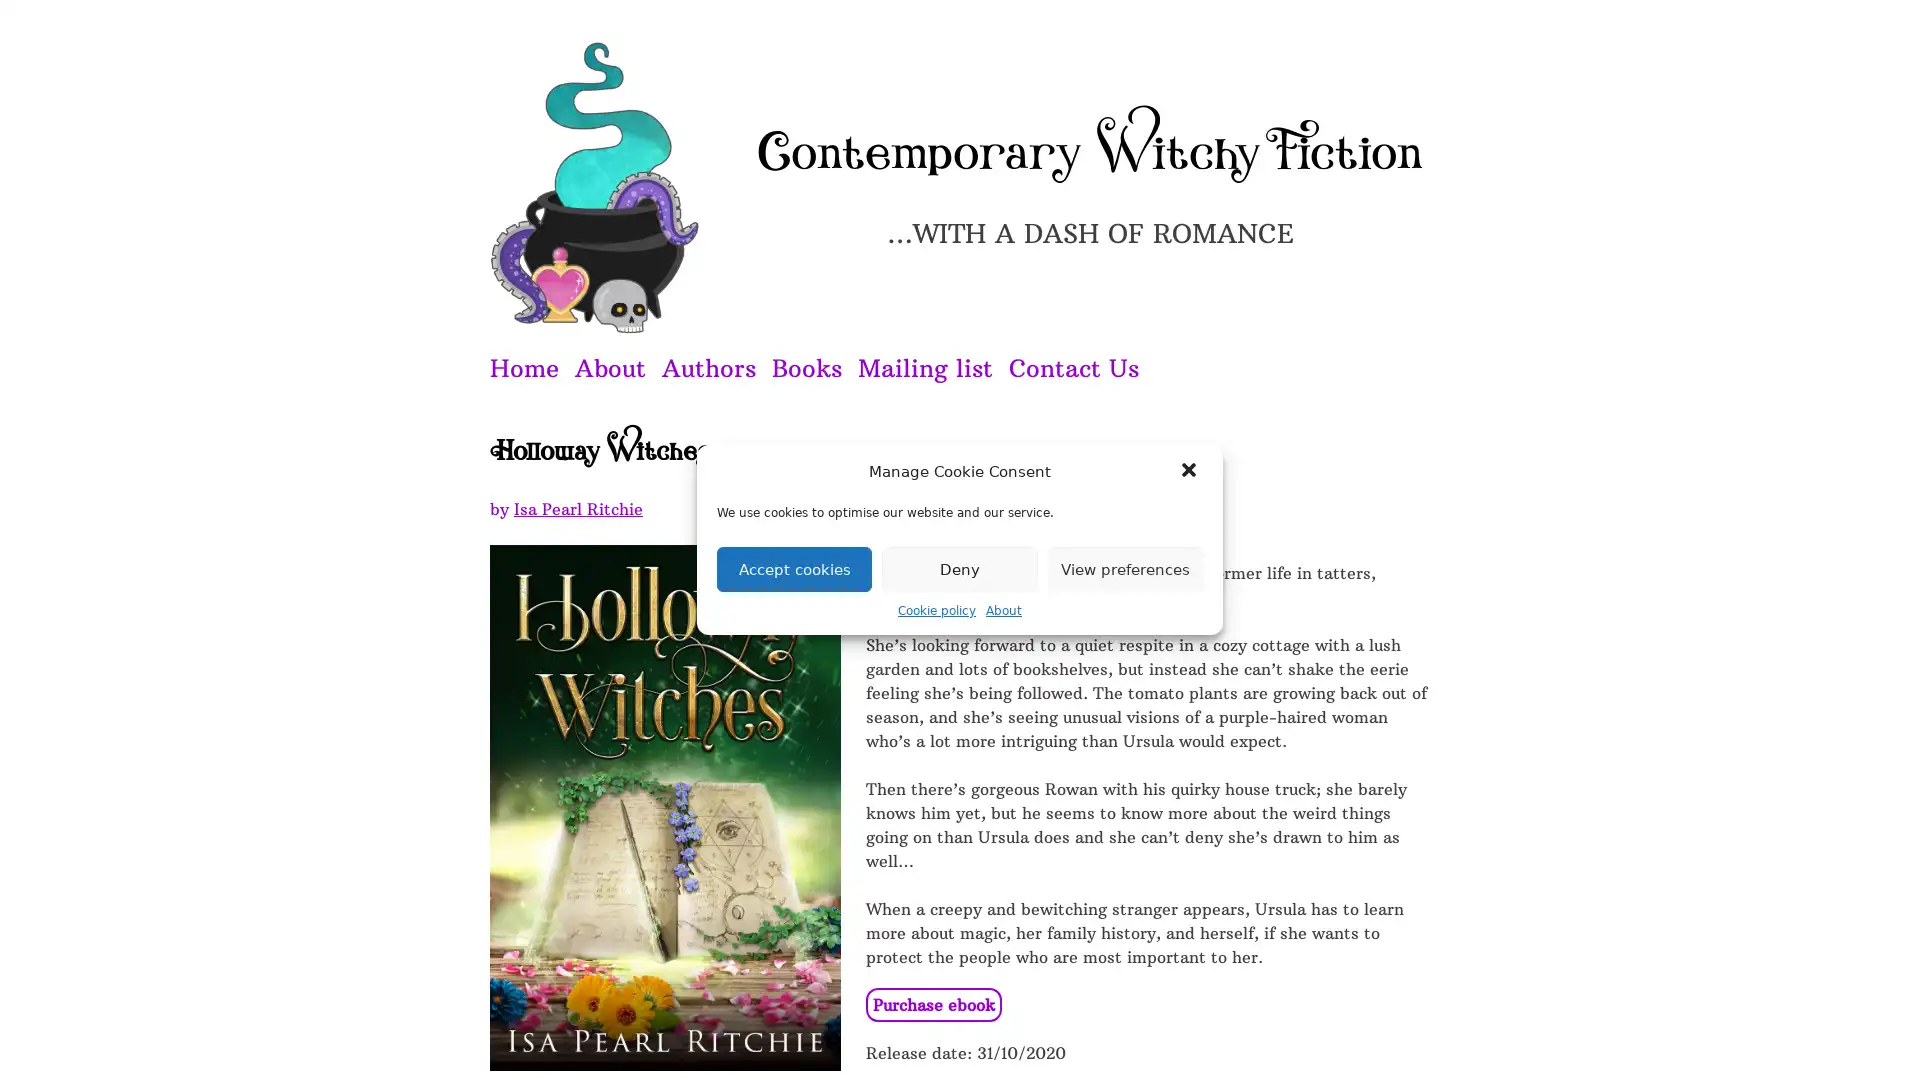 This screenshot has height=1080, width=1920. What do you see at coordinates (958, 569) in the screenshot?
I see `Deny` at bounding box center [958, 569].